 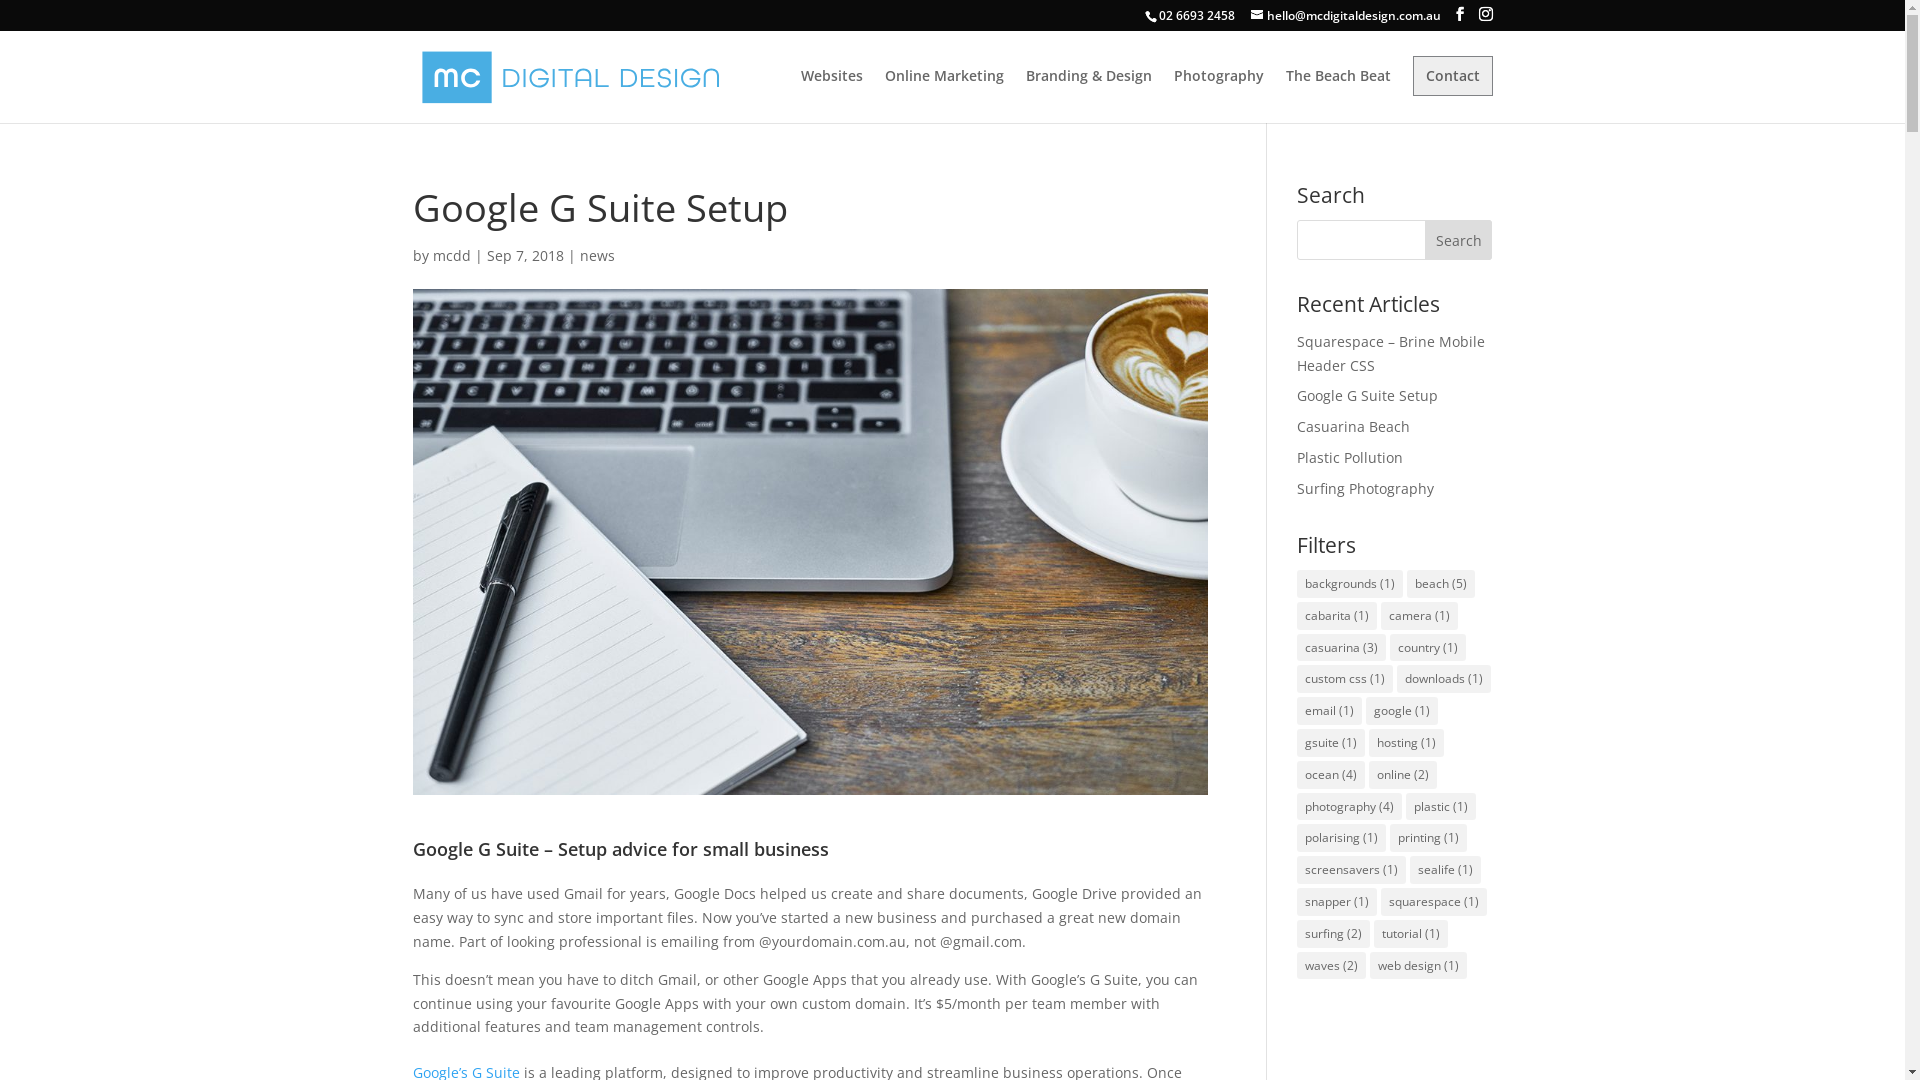 What do you see at coordinates (1452, 75) in the screenshot?
I see `'Contact'` at bounding box center [1452, 75].